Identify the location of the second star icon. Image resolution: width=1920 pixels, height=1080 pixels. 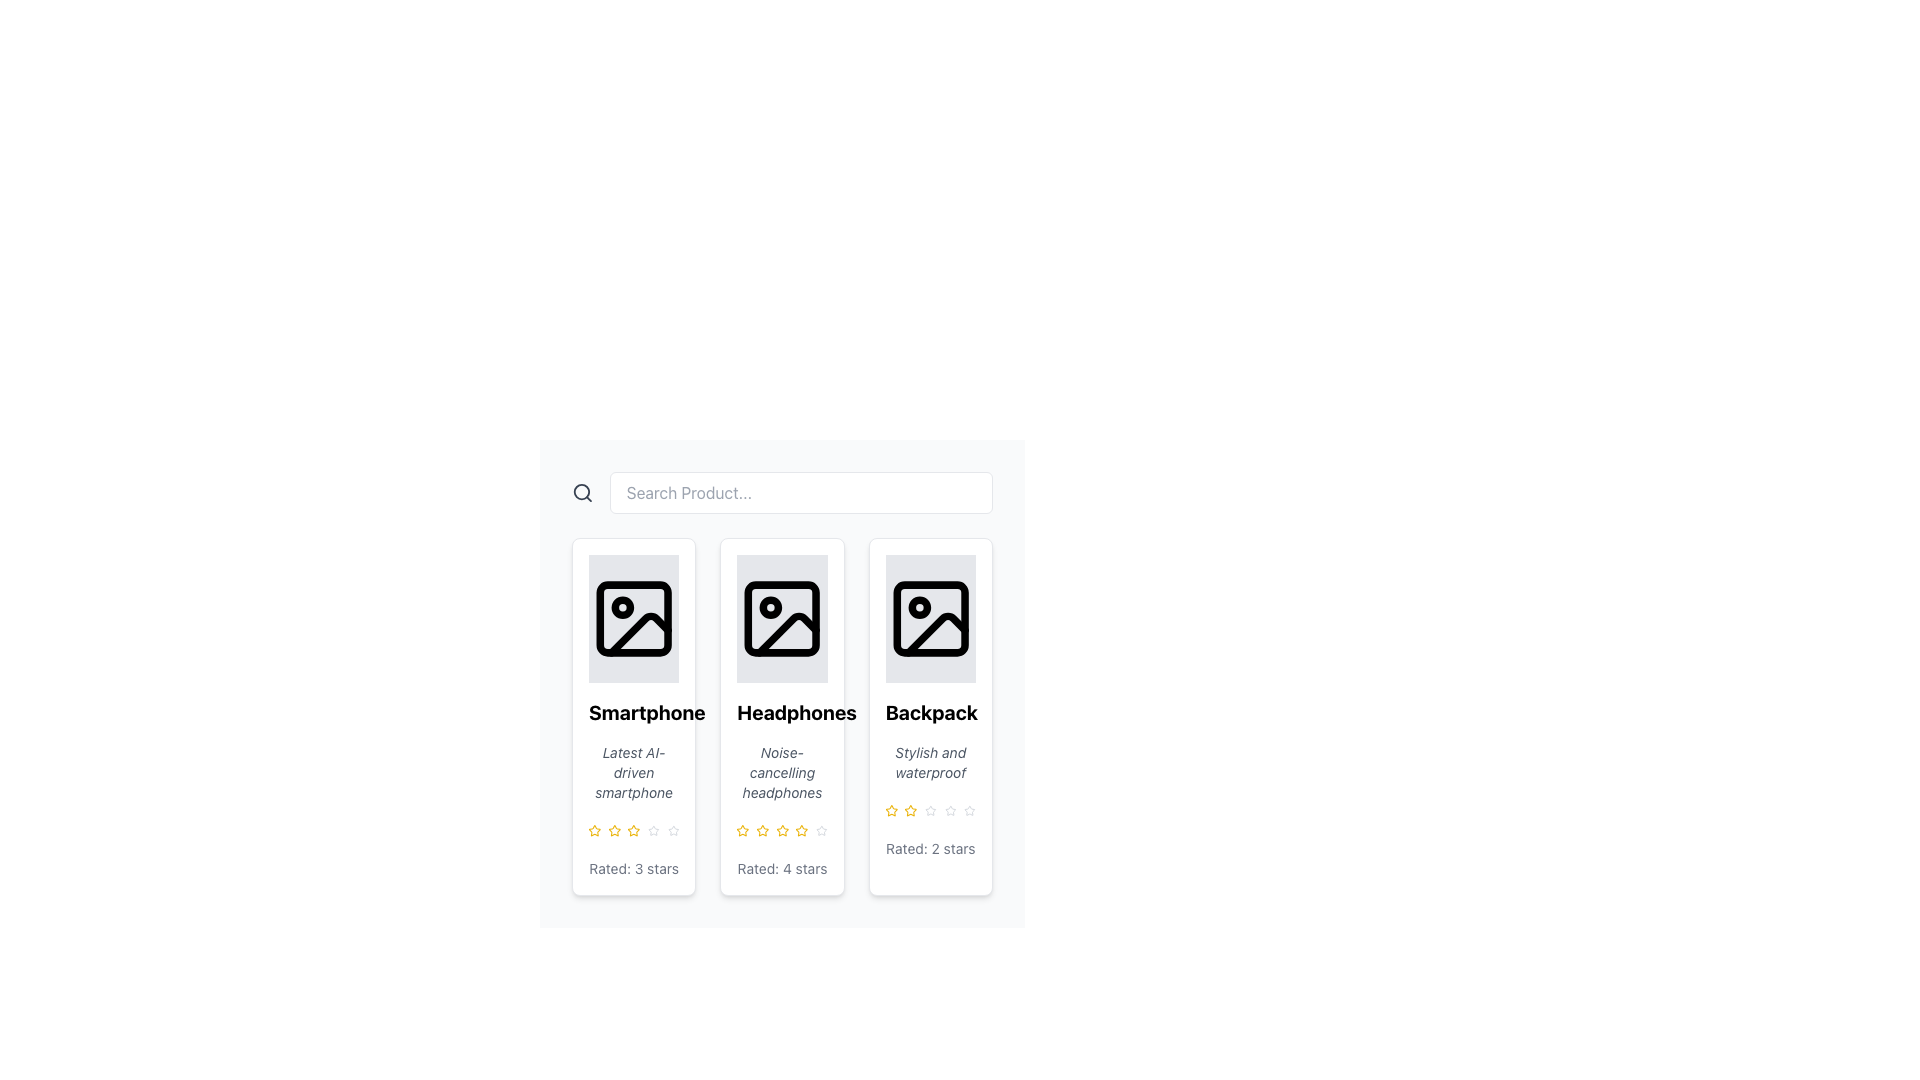
(613, 830).